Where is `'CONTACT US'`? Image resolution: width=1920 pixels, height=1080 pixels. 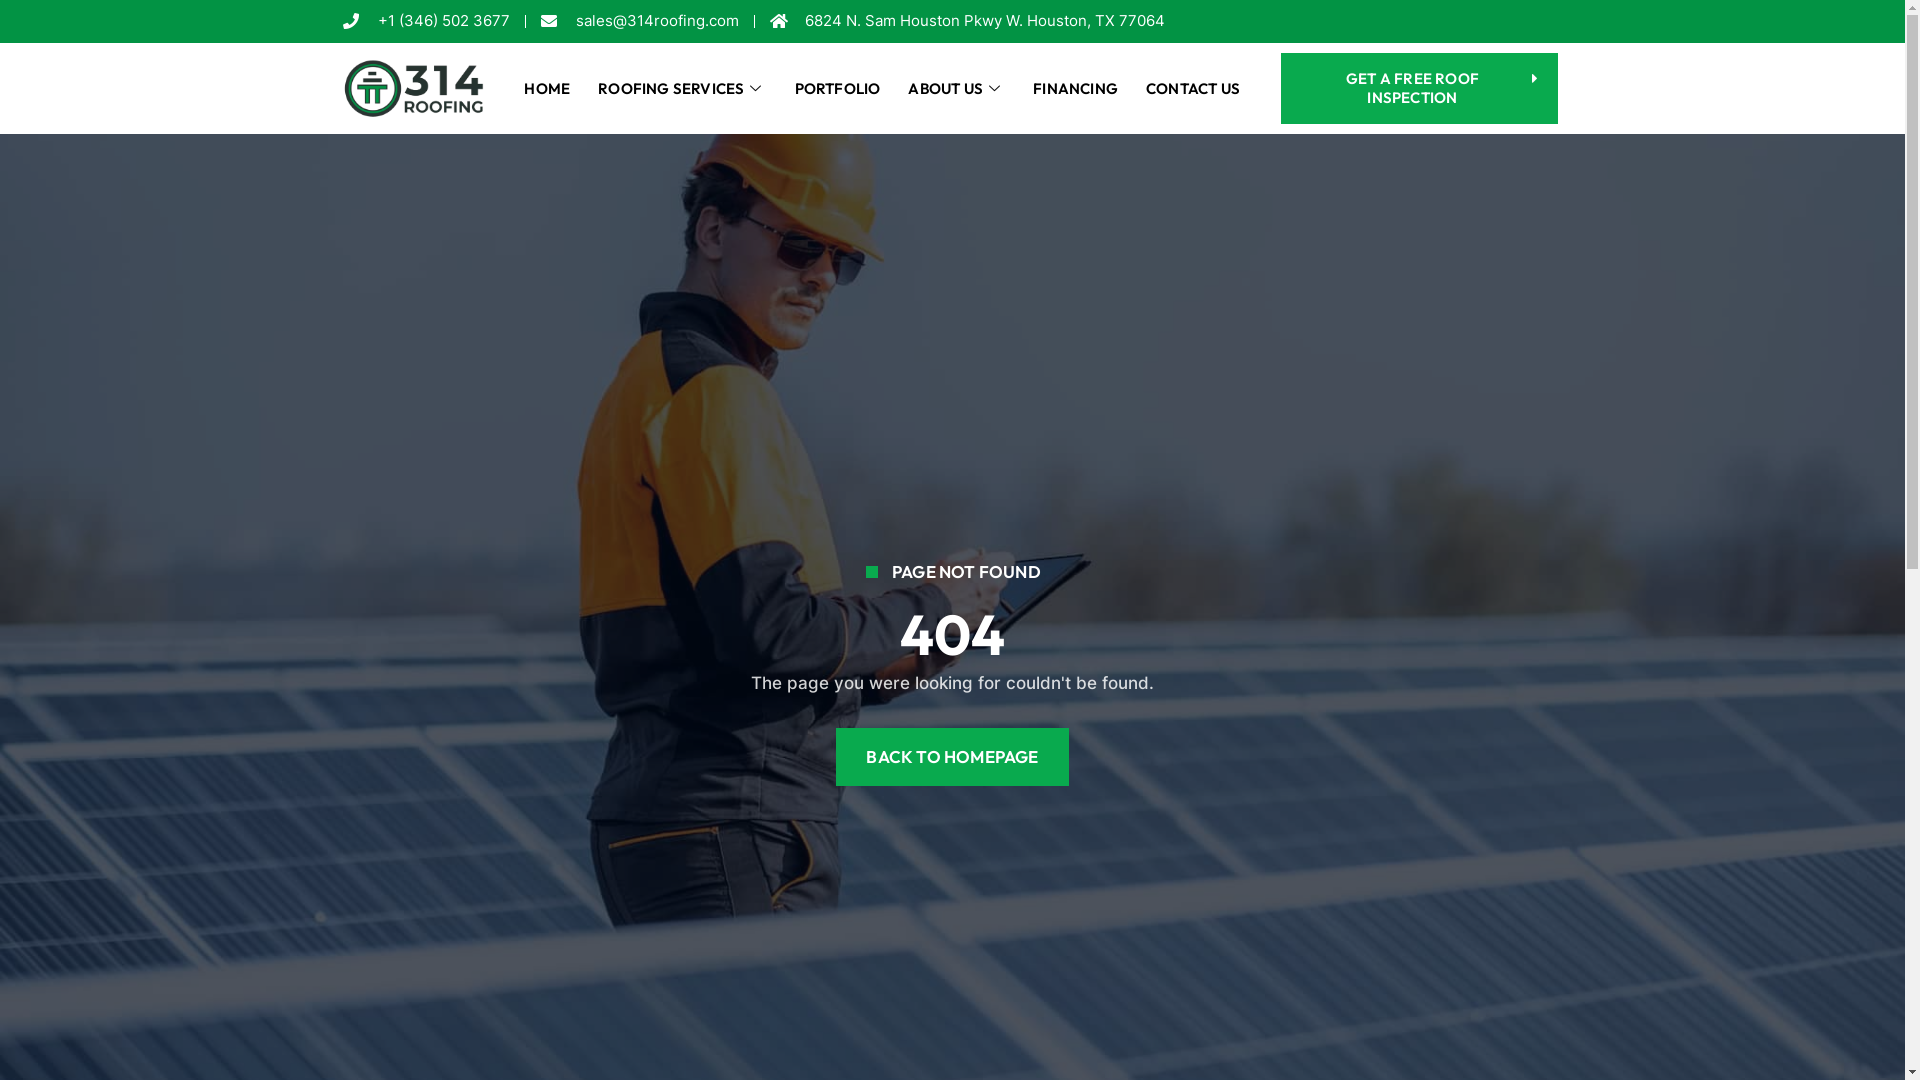 'CONTACT US' is located at coordinates (1193, 87).